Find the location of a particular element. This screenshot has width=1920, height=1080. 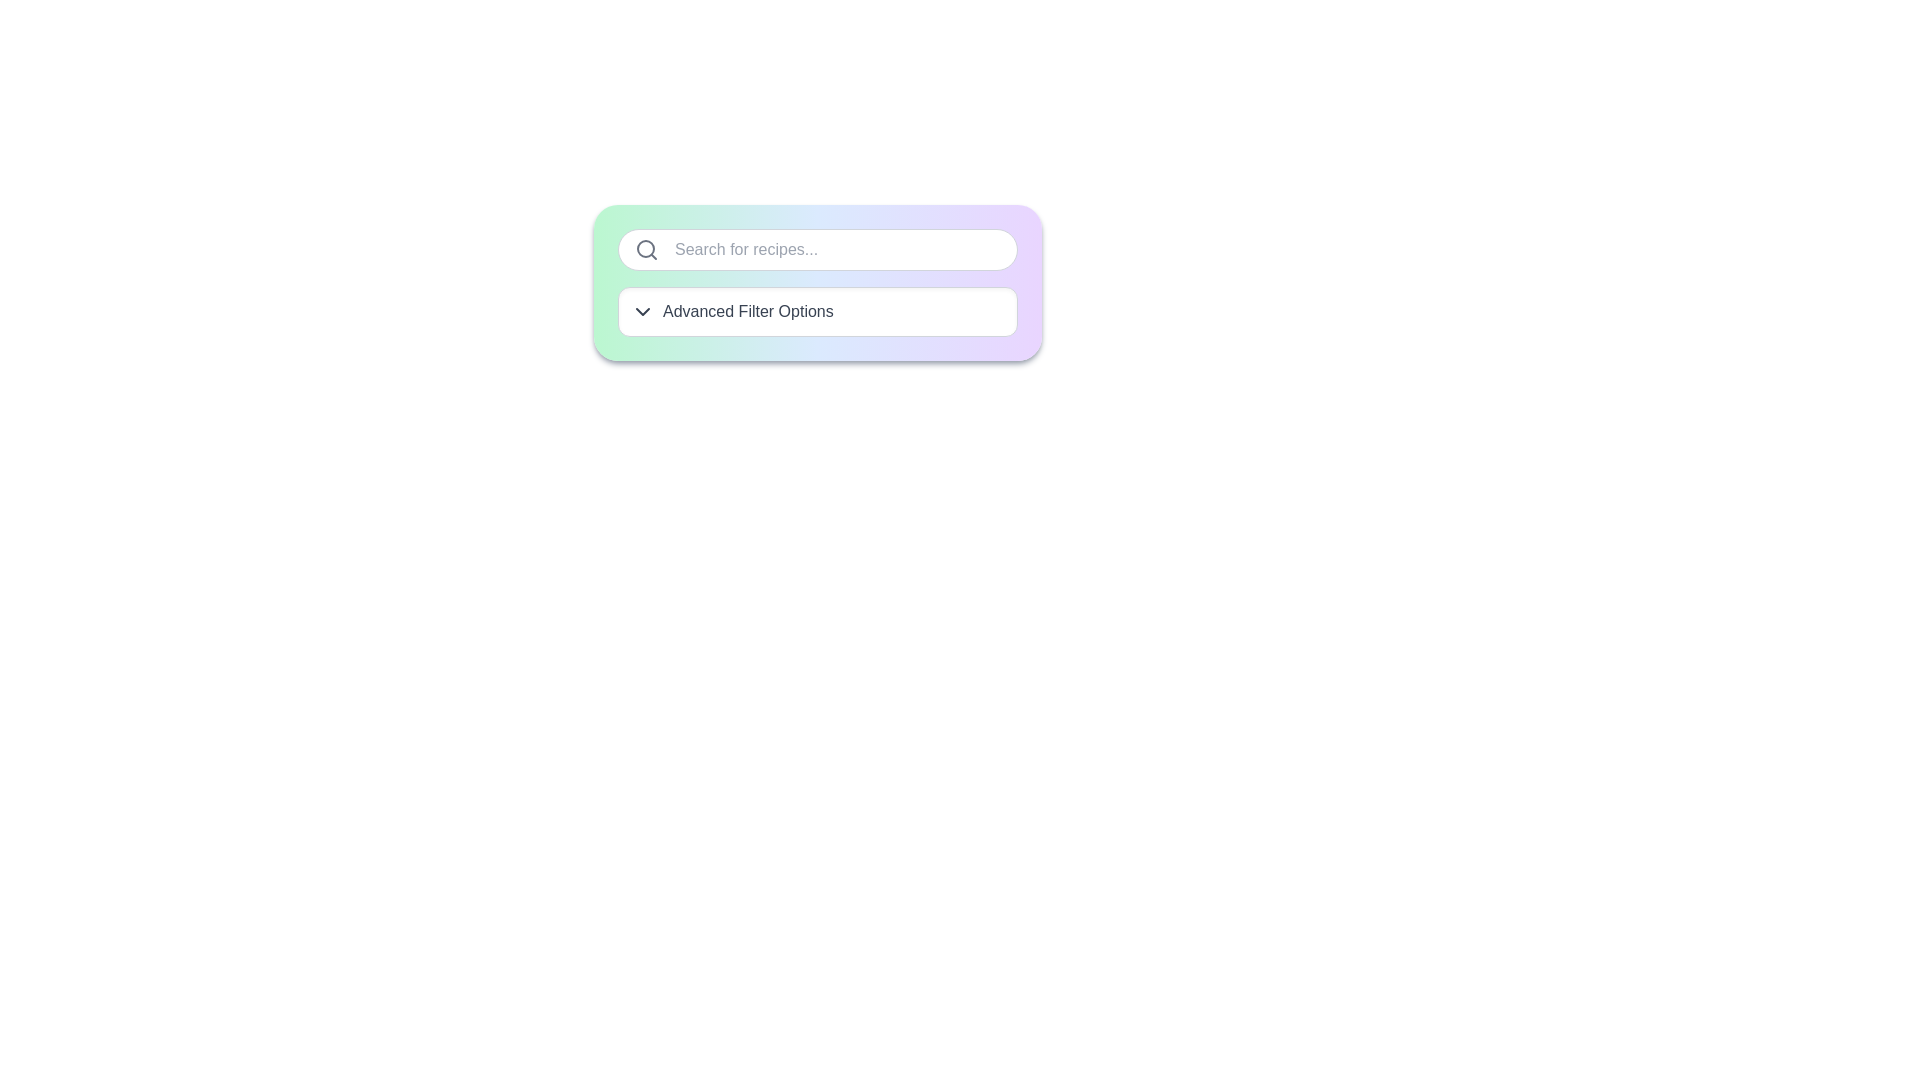

the search icon located in the top-left corner of the rounded rectangular search bar, which symbolizes a search action is located at coordinates (647, 249).